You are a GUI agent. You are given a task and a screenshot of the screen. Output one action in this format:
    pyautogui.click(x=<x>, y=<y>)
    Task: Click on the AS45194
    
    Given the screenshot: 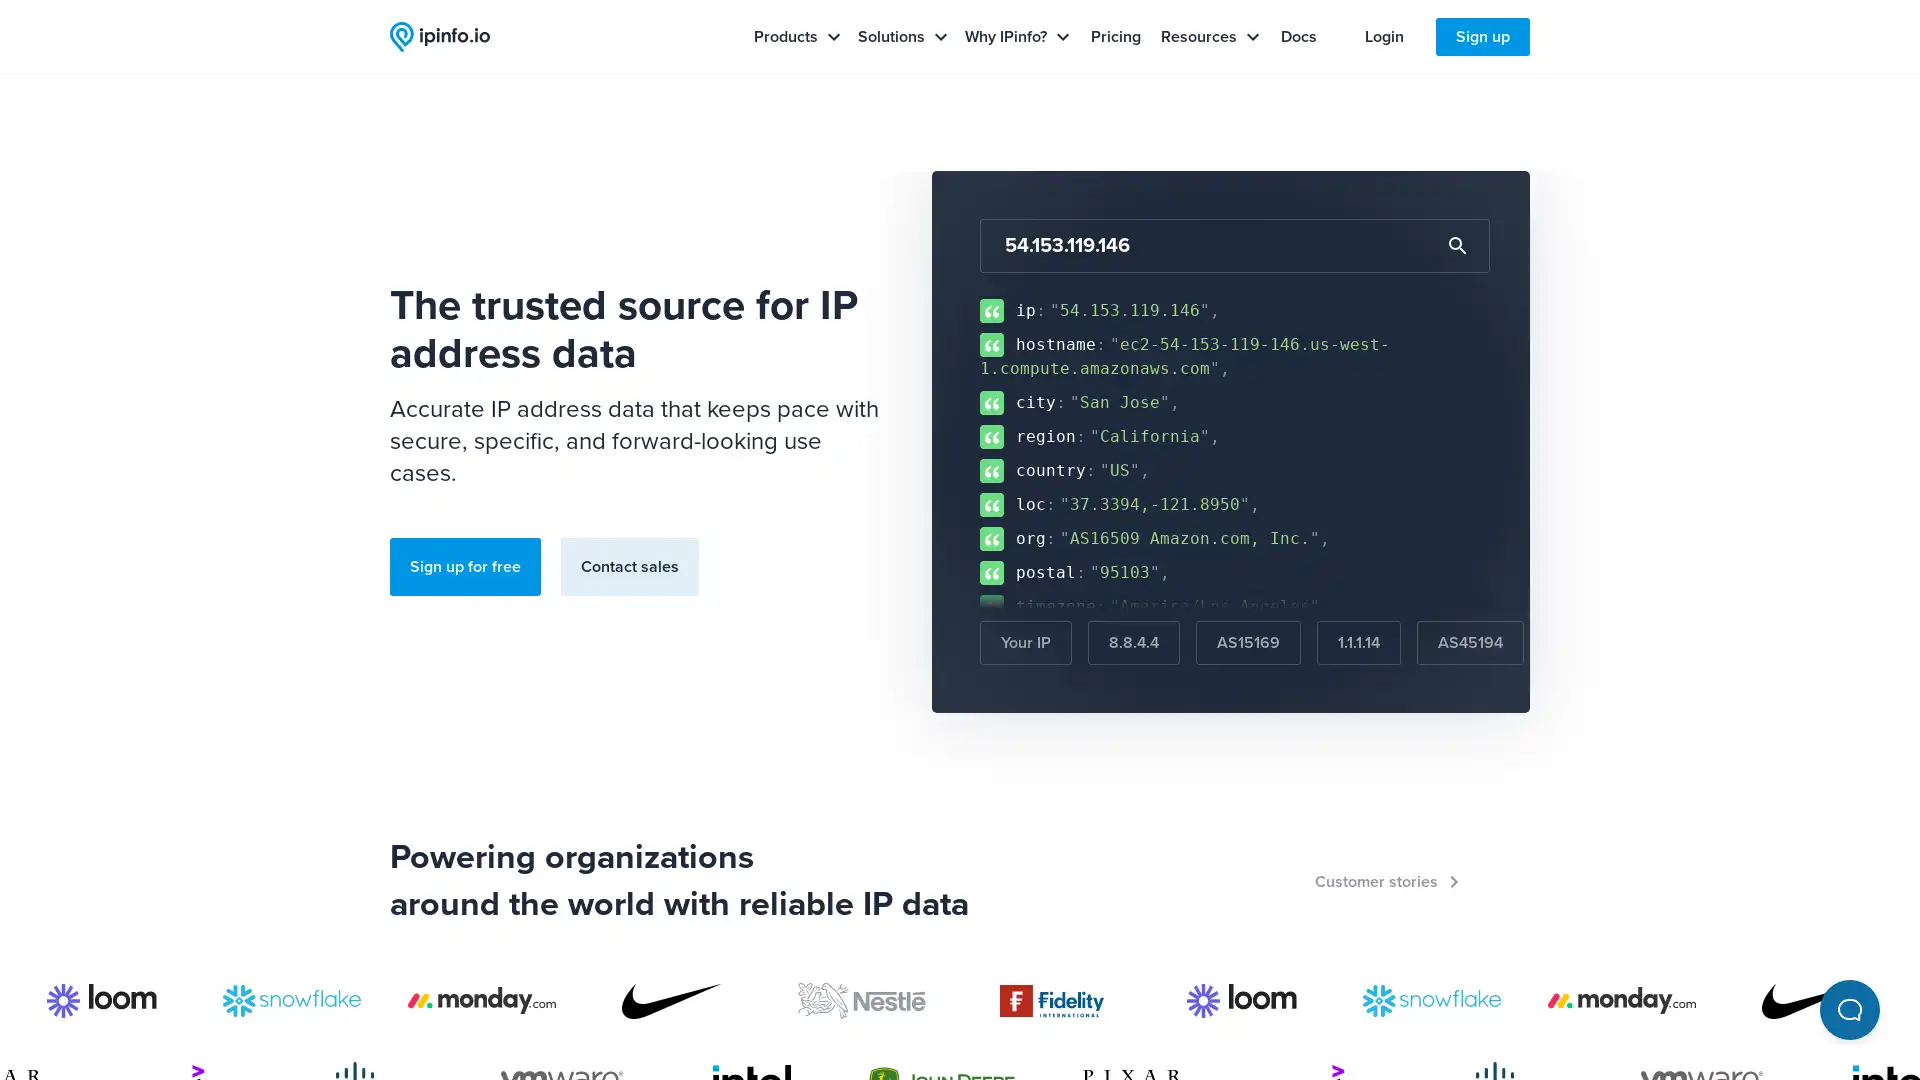 What is the action you would take?
    pyautogui.click(x=1470, y=643)
    